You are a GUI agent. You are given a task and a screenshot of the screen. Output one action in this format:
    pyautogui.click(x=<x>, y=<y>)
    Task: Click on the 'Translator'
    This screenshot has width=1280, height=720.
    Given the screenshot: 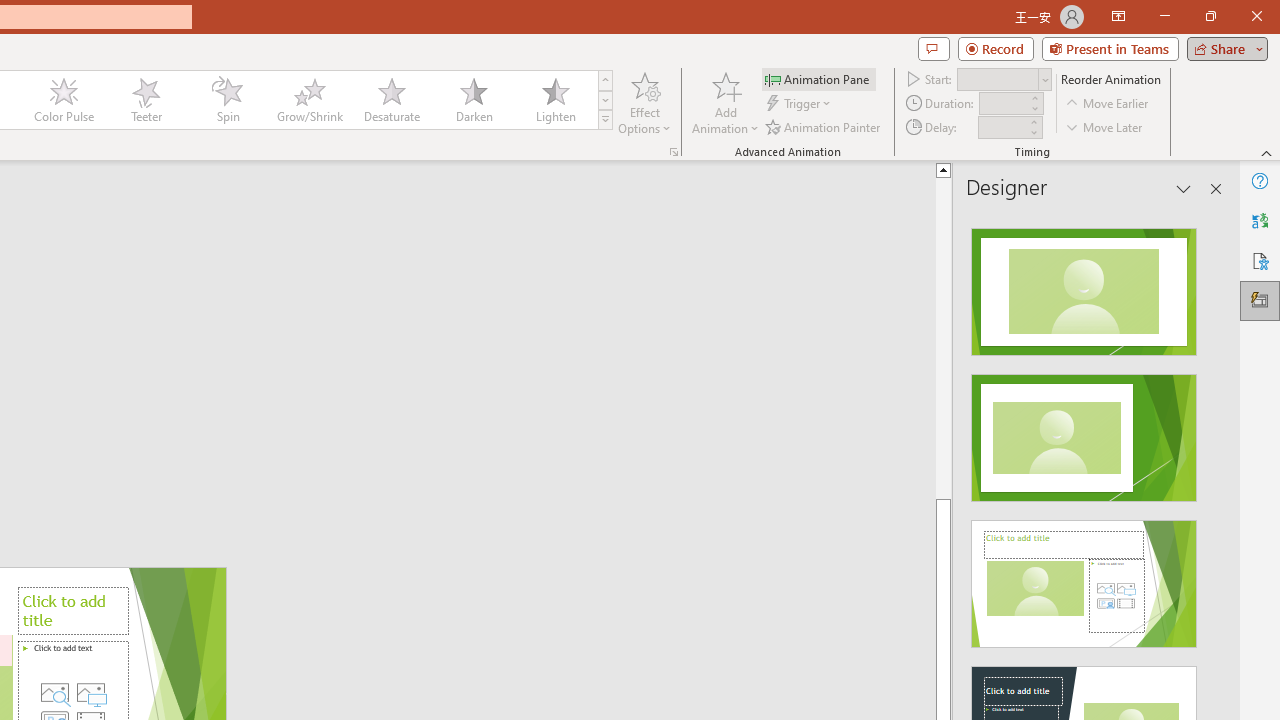 What is the action you would take?
    pyautogui.click(x=1259, y=221)
    